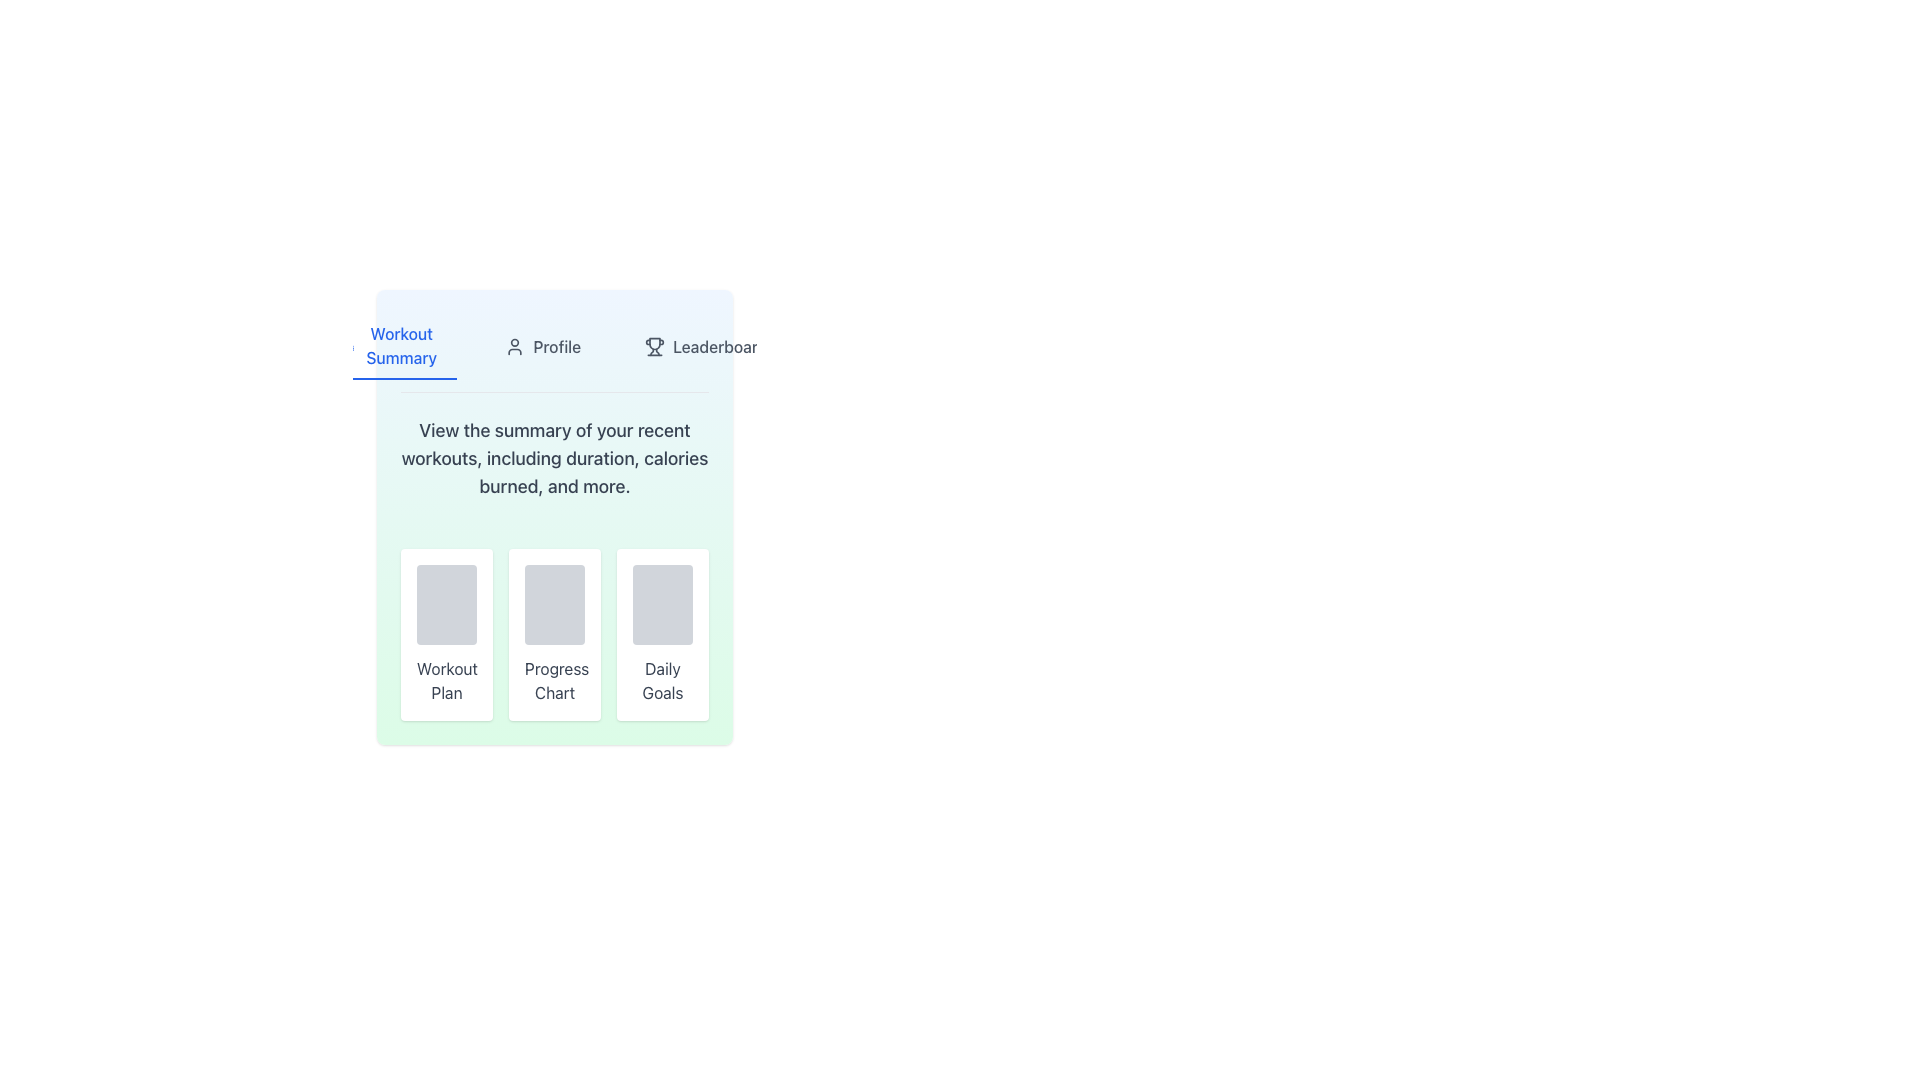  What do you see at coordinates (720, 346) in the screenshot?
I see `the 'Leaderboard' text label in the top navigation bar` at bounding box center [720, 346].